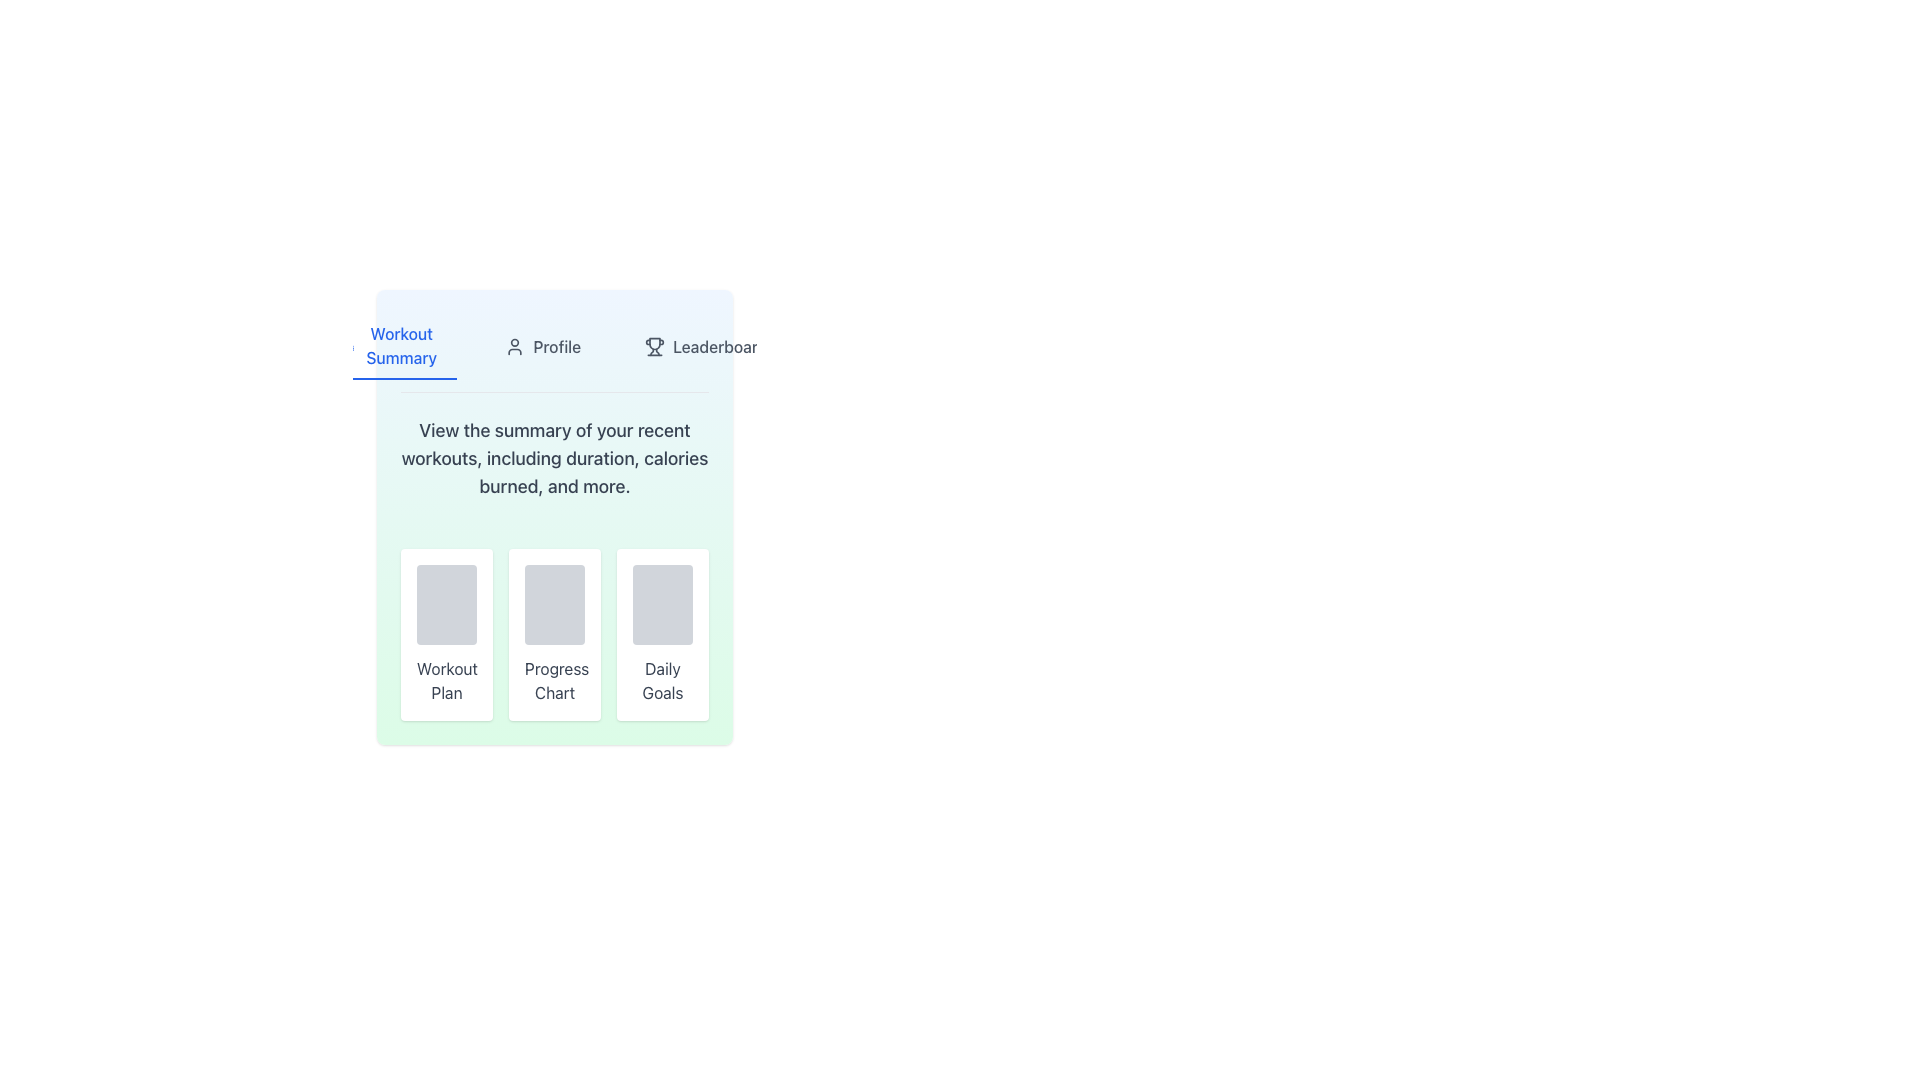  What do you see at coordinates (720, 346) in the screenshot?
I see `the 'Leaderboard' text label in the top navigation bar` at bounding box center [720, 346].